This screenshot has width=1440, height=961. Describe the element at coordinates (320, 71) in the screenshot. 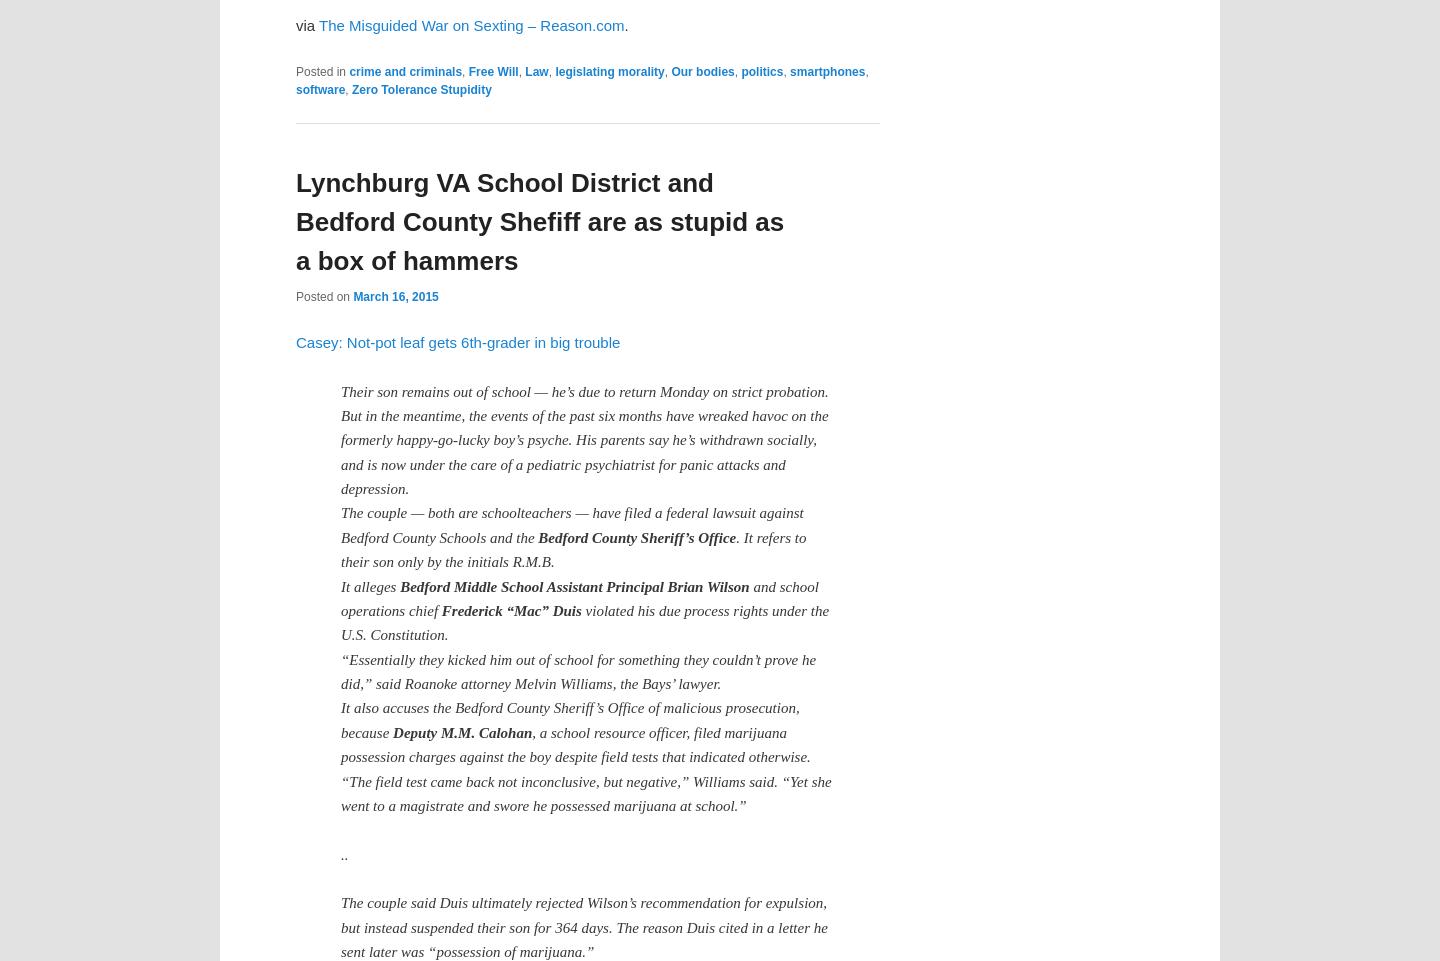

I see `'Posted in'` at that location.